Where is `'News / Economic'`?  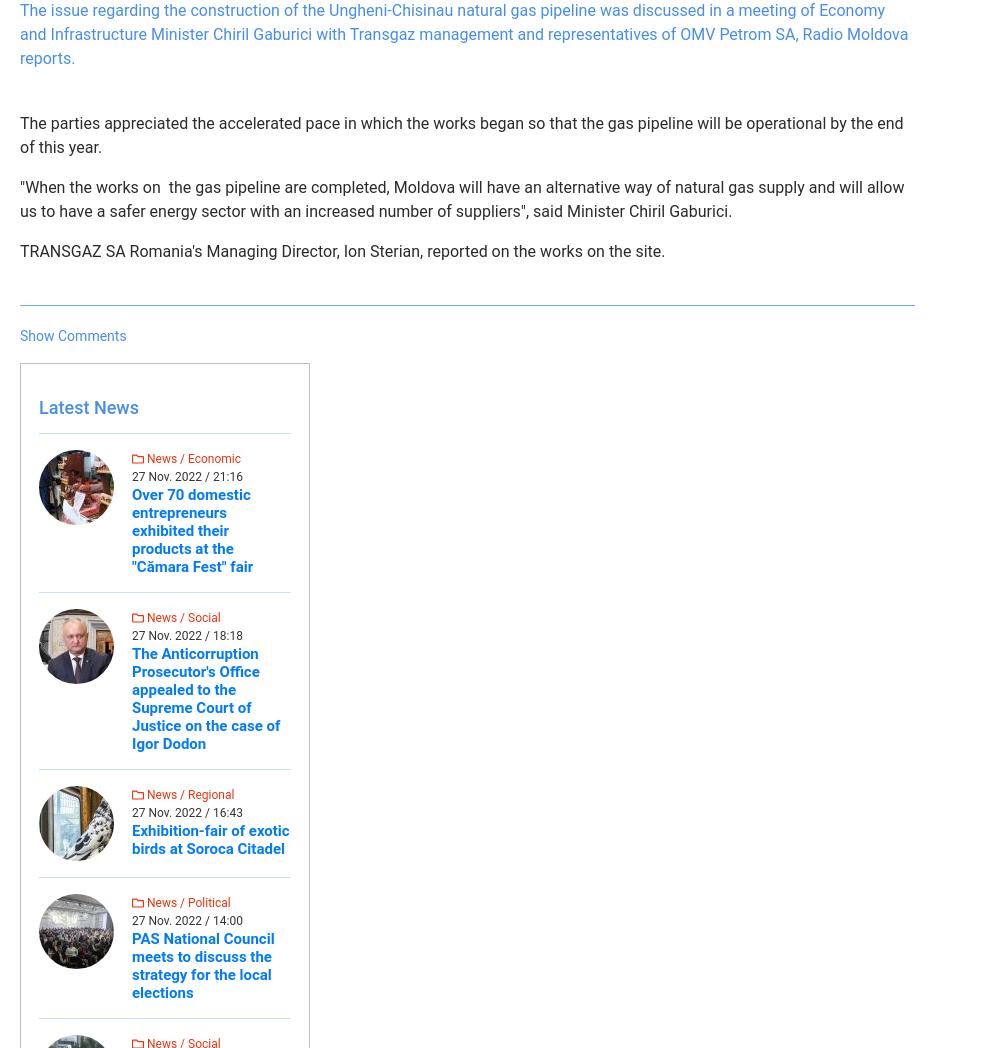
'News / Economic' is located at coordinates (191, 458).